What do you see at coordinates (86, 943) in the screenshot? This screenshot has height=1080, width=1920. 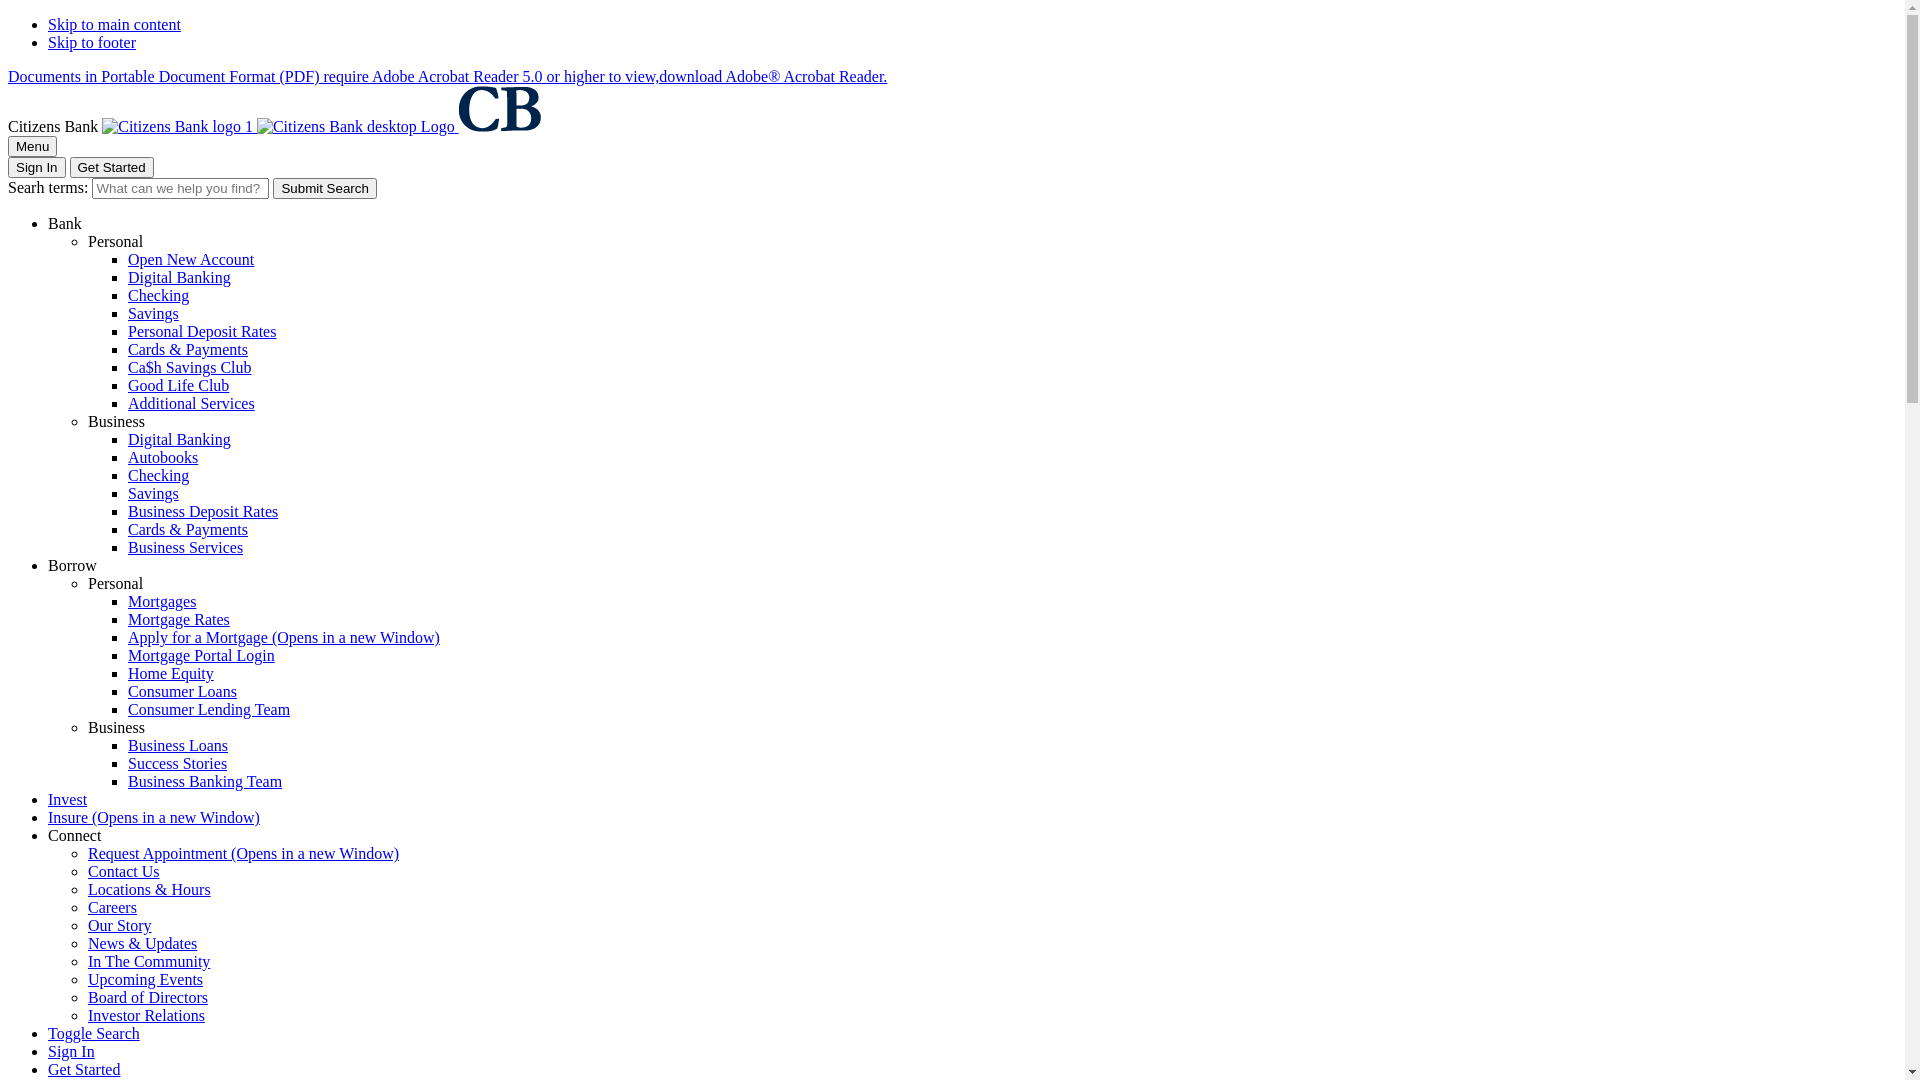 I see `'News & Updates'` at bounding box center [86, 943].